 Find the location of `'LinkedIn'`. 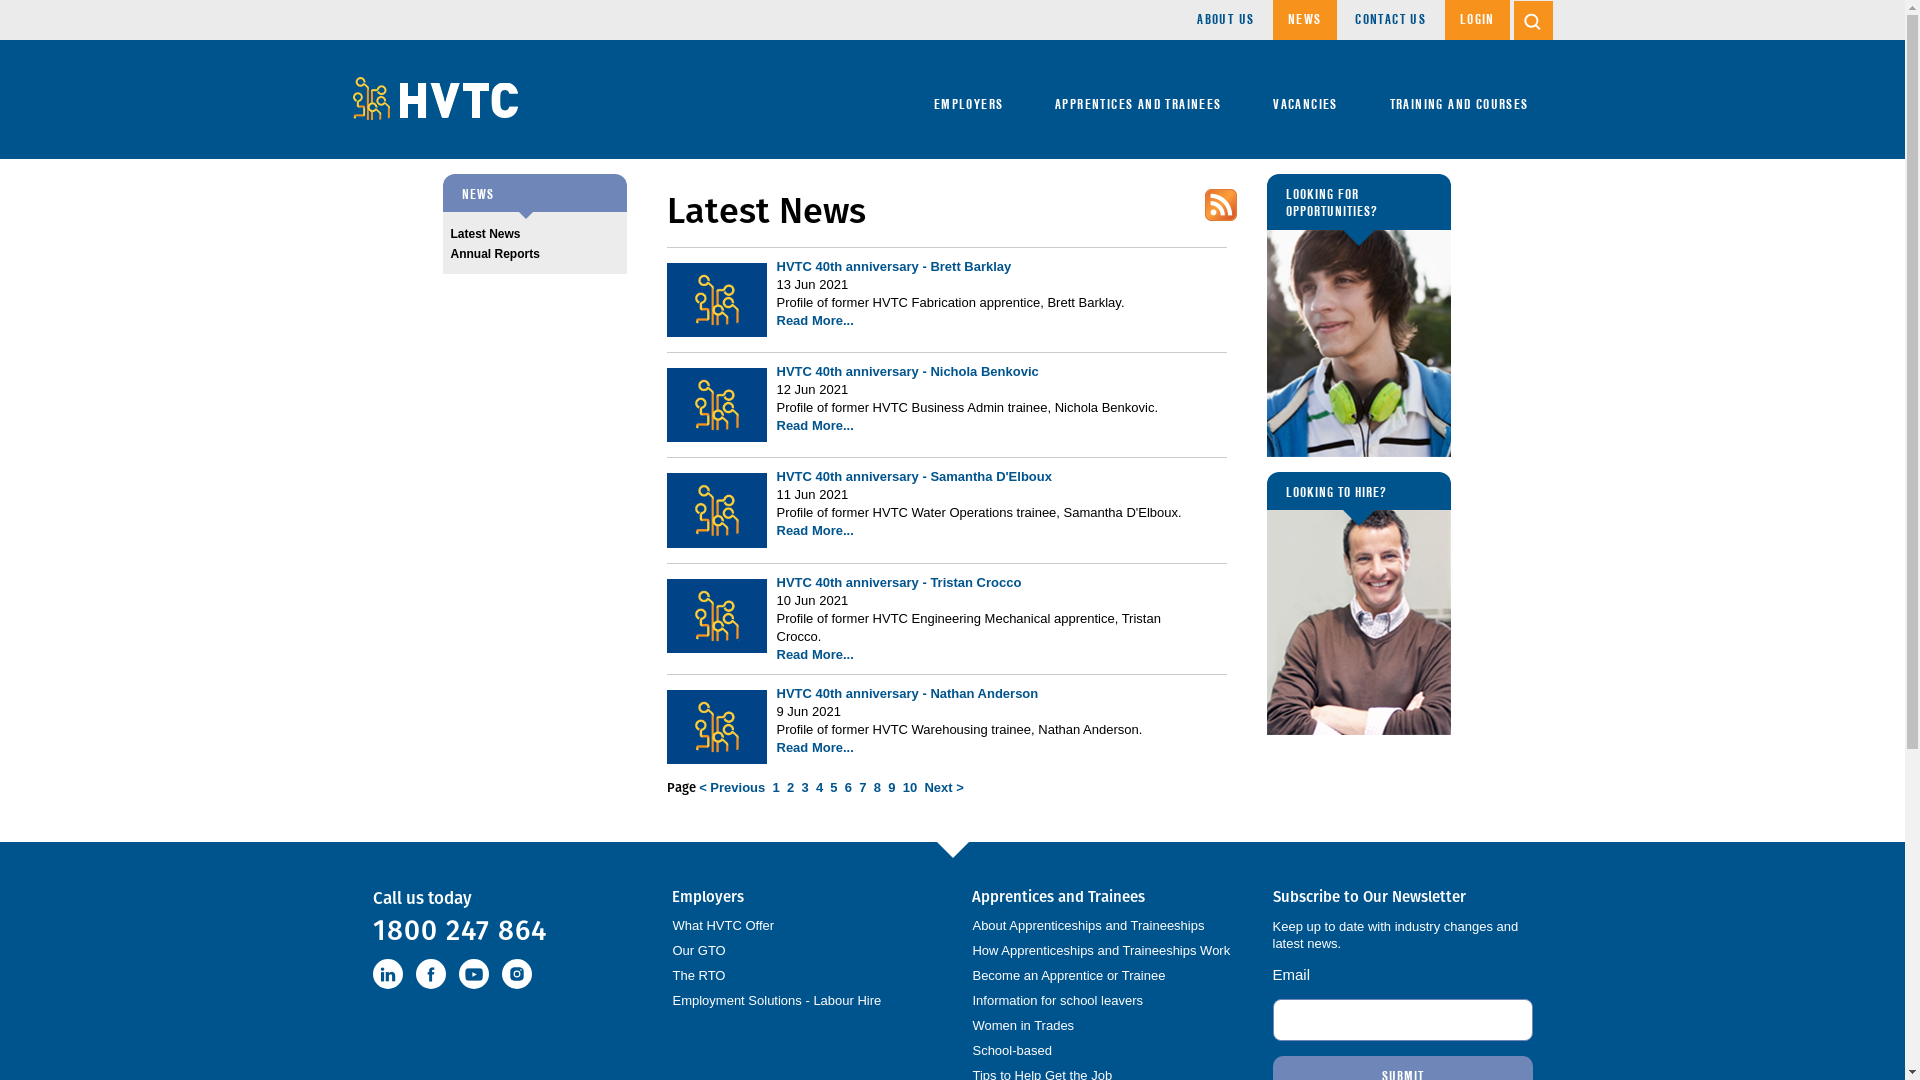

'LinkedIn' is located at coordinates (372, 973).